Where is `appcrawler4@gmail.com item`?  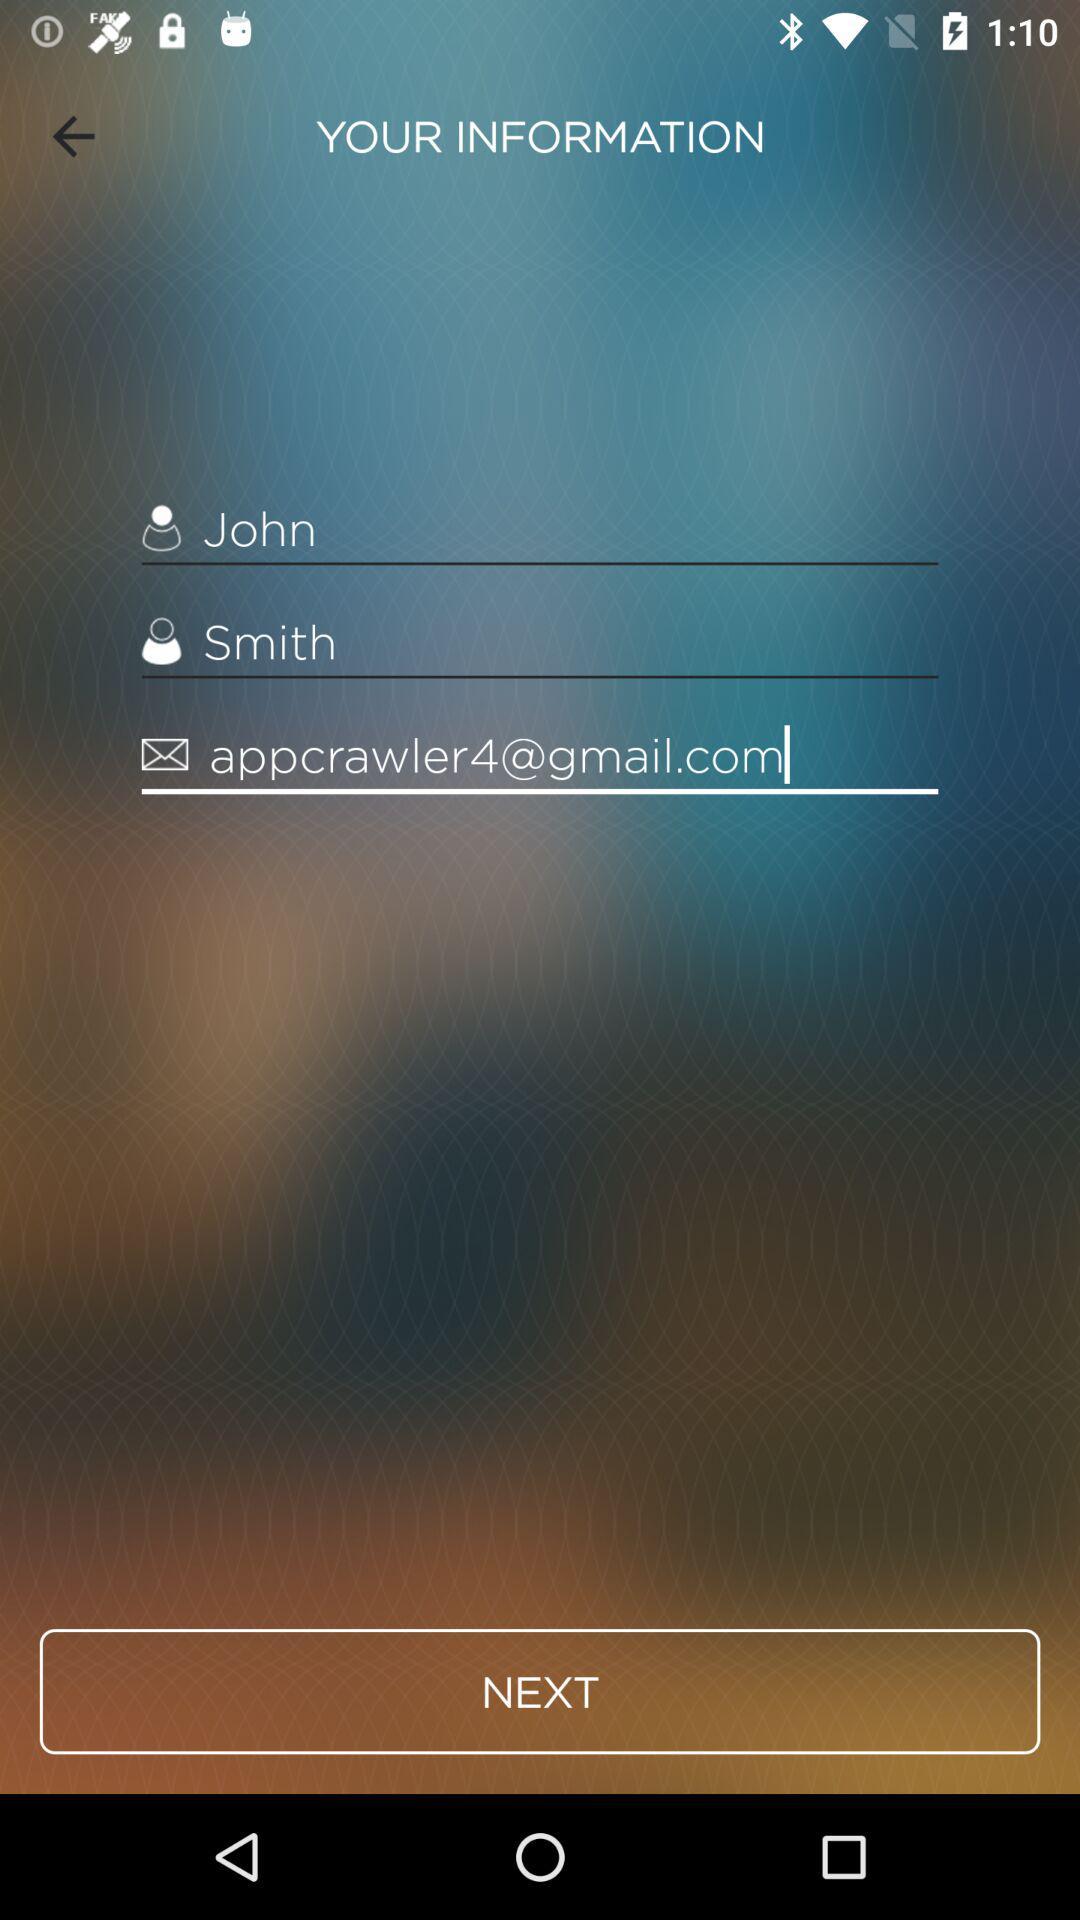 appcrawler4@gmail.com item is located at coordinates (540, 754).